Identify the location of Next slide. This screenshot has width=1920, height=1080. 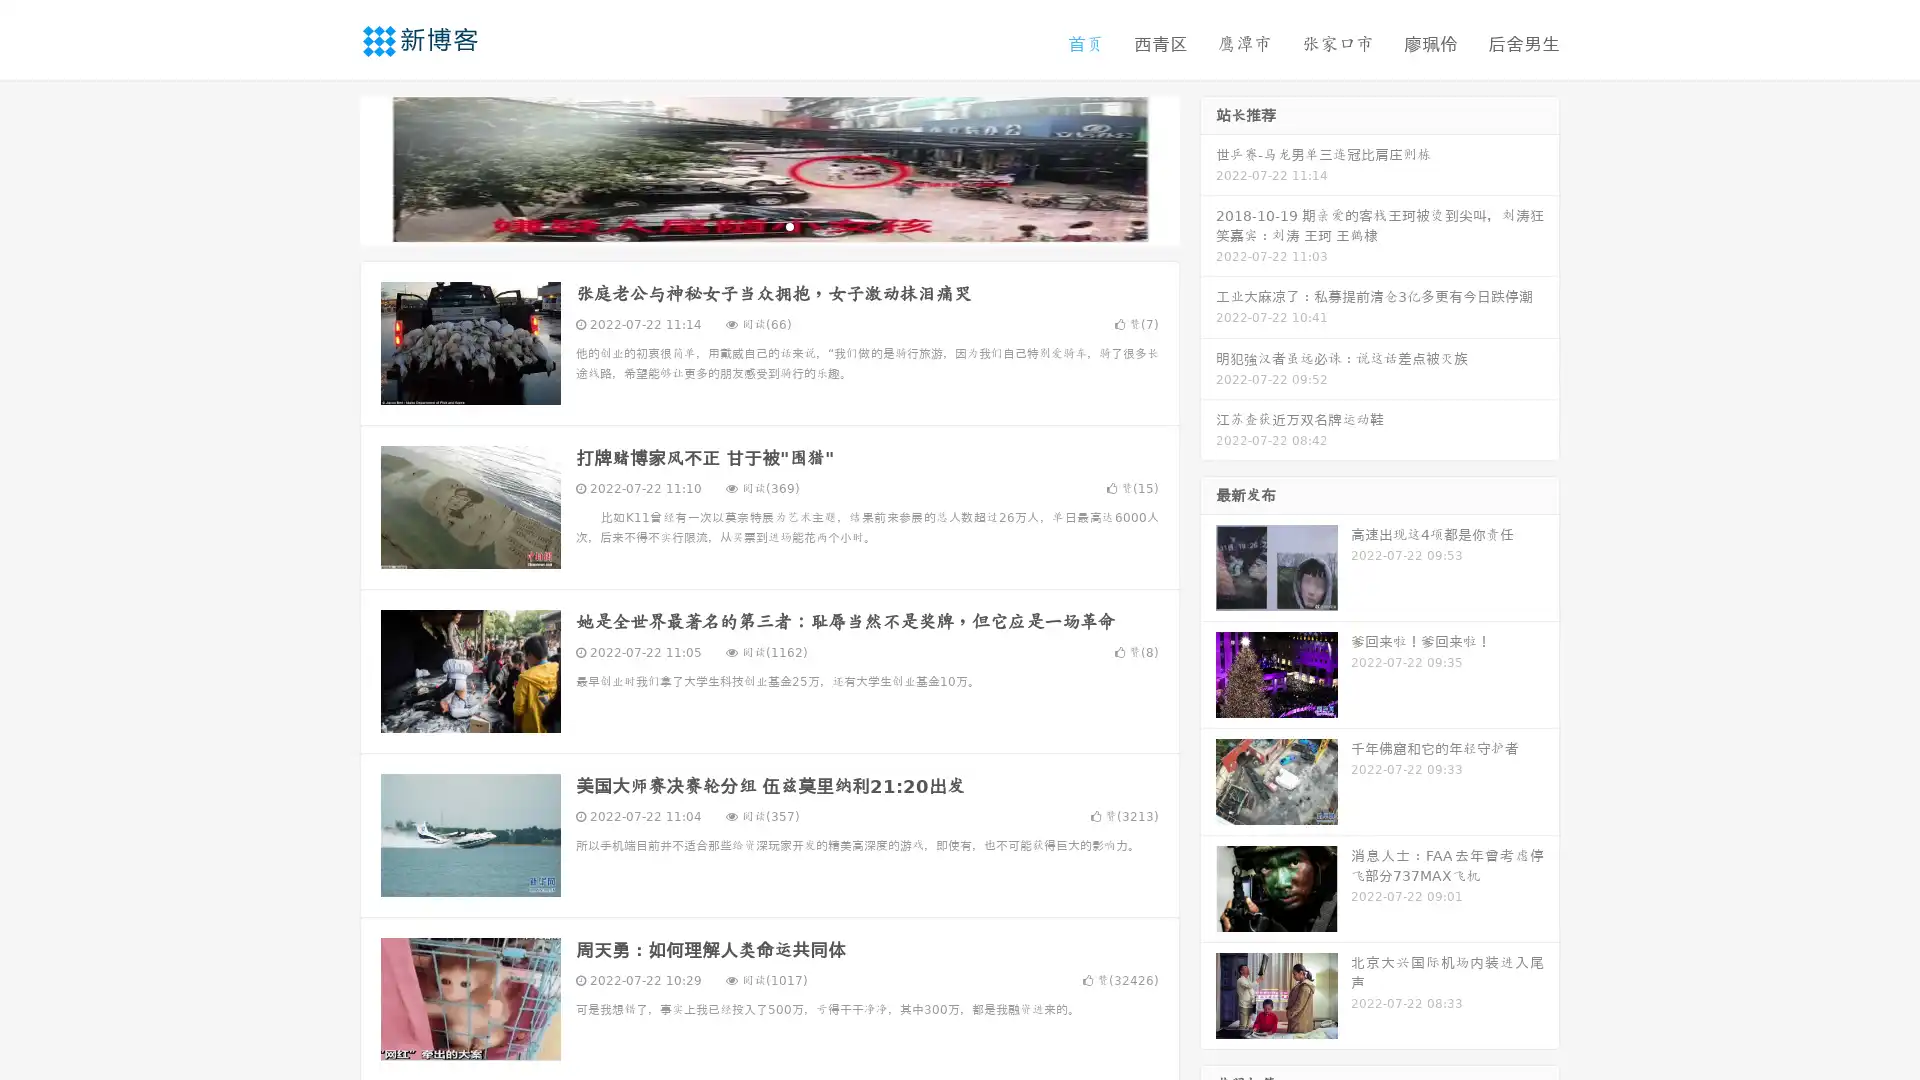
(1208, 168).